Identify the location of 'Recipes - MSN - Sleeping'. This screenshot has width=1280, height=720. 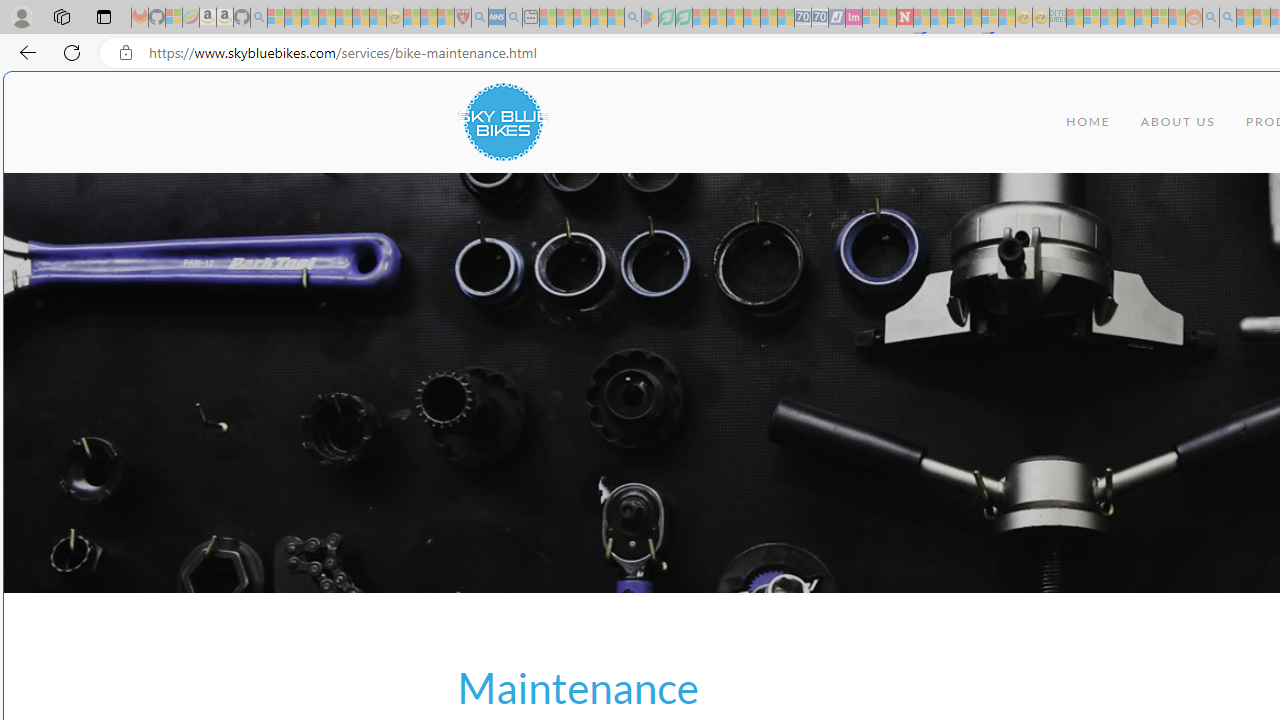
(411, 17).